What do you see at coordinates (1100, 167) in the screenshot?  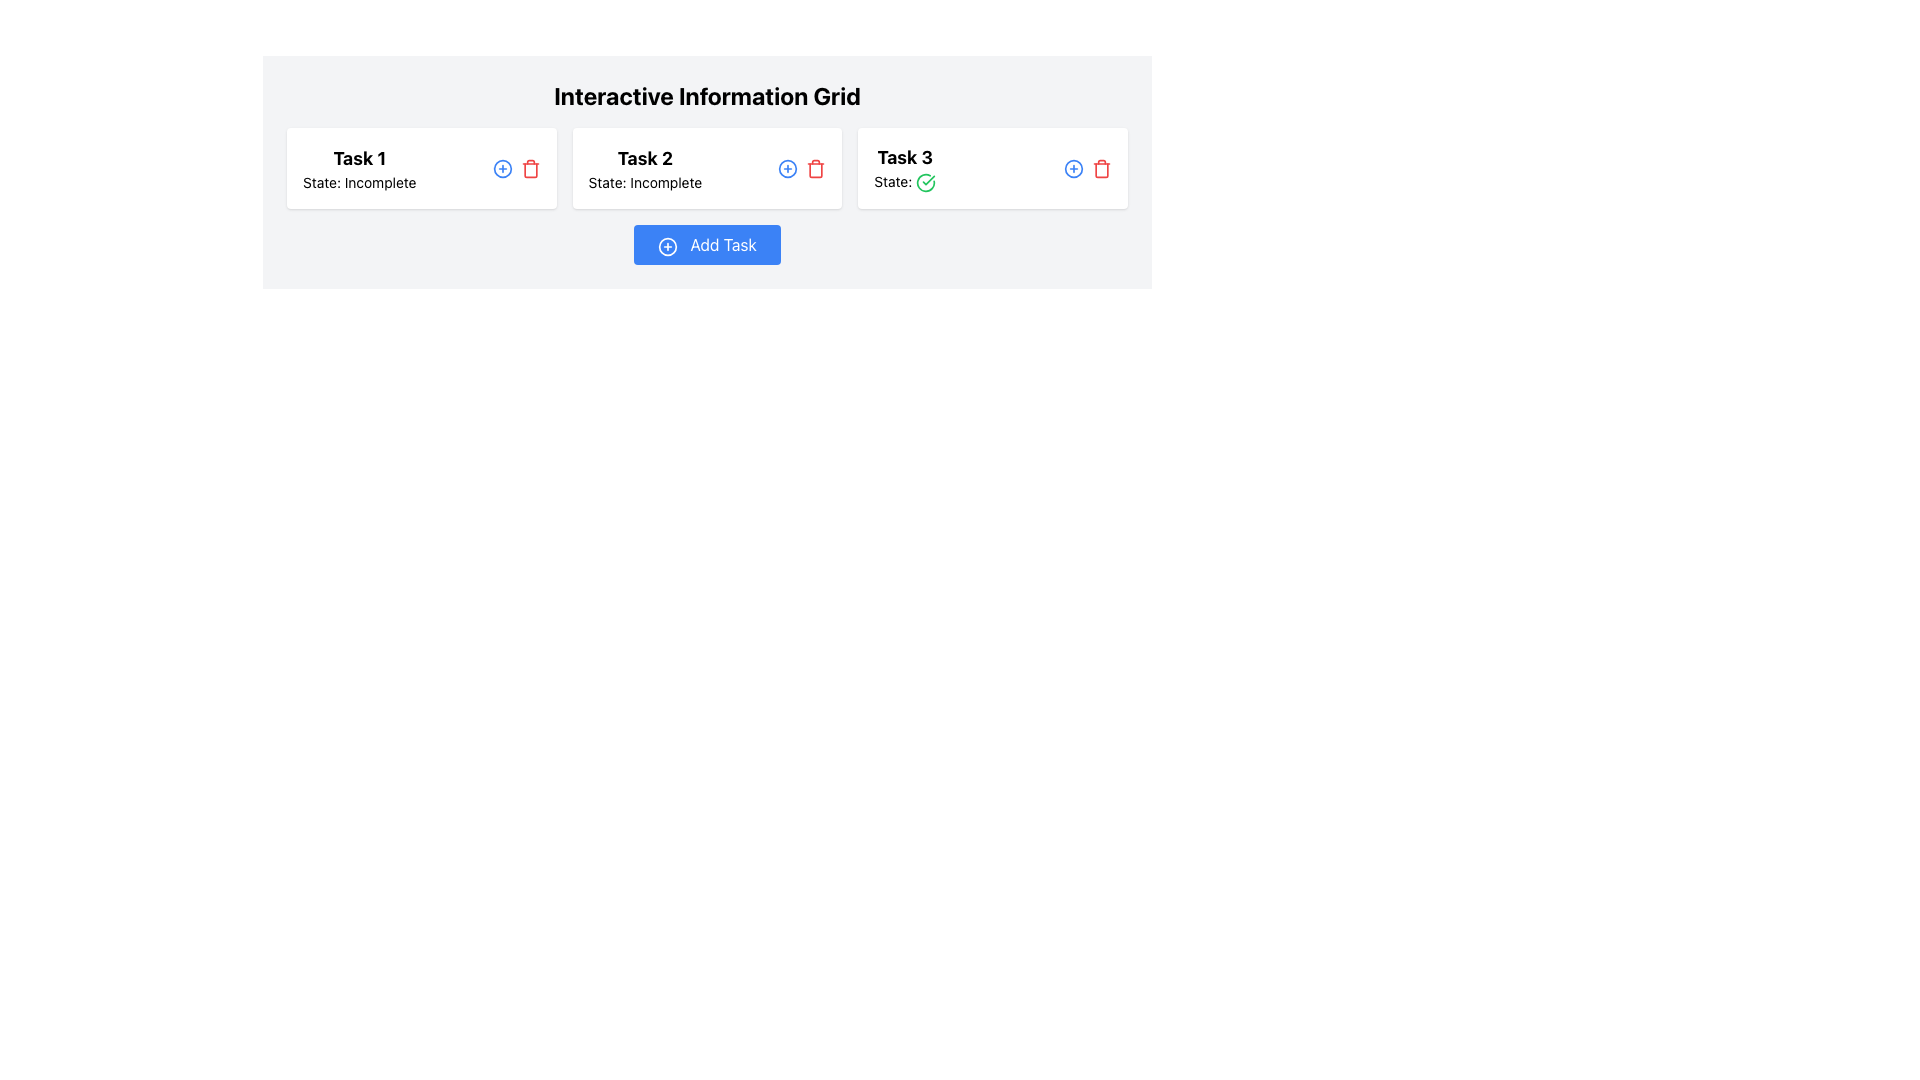 I see `the red trash bin icon located to the right of the 'Task 3' section` at bounding box center [1100, 167].